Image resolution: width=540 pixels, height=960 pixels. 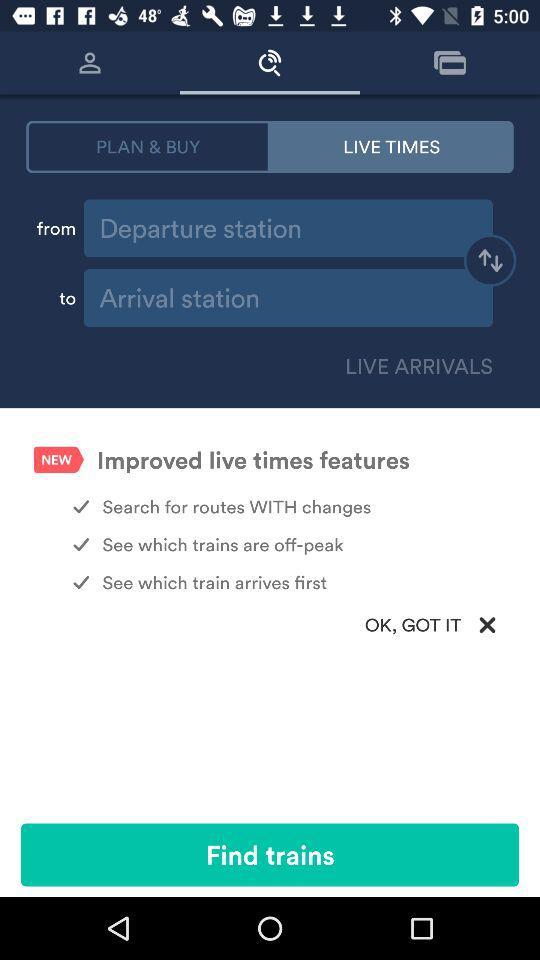 I want to click on the ok, got it item, so click(x=270, y=624).